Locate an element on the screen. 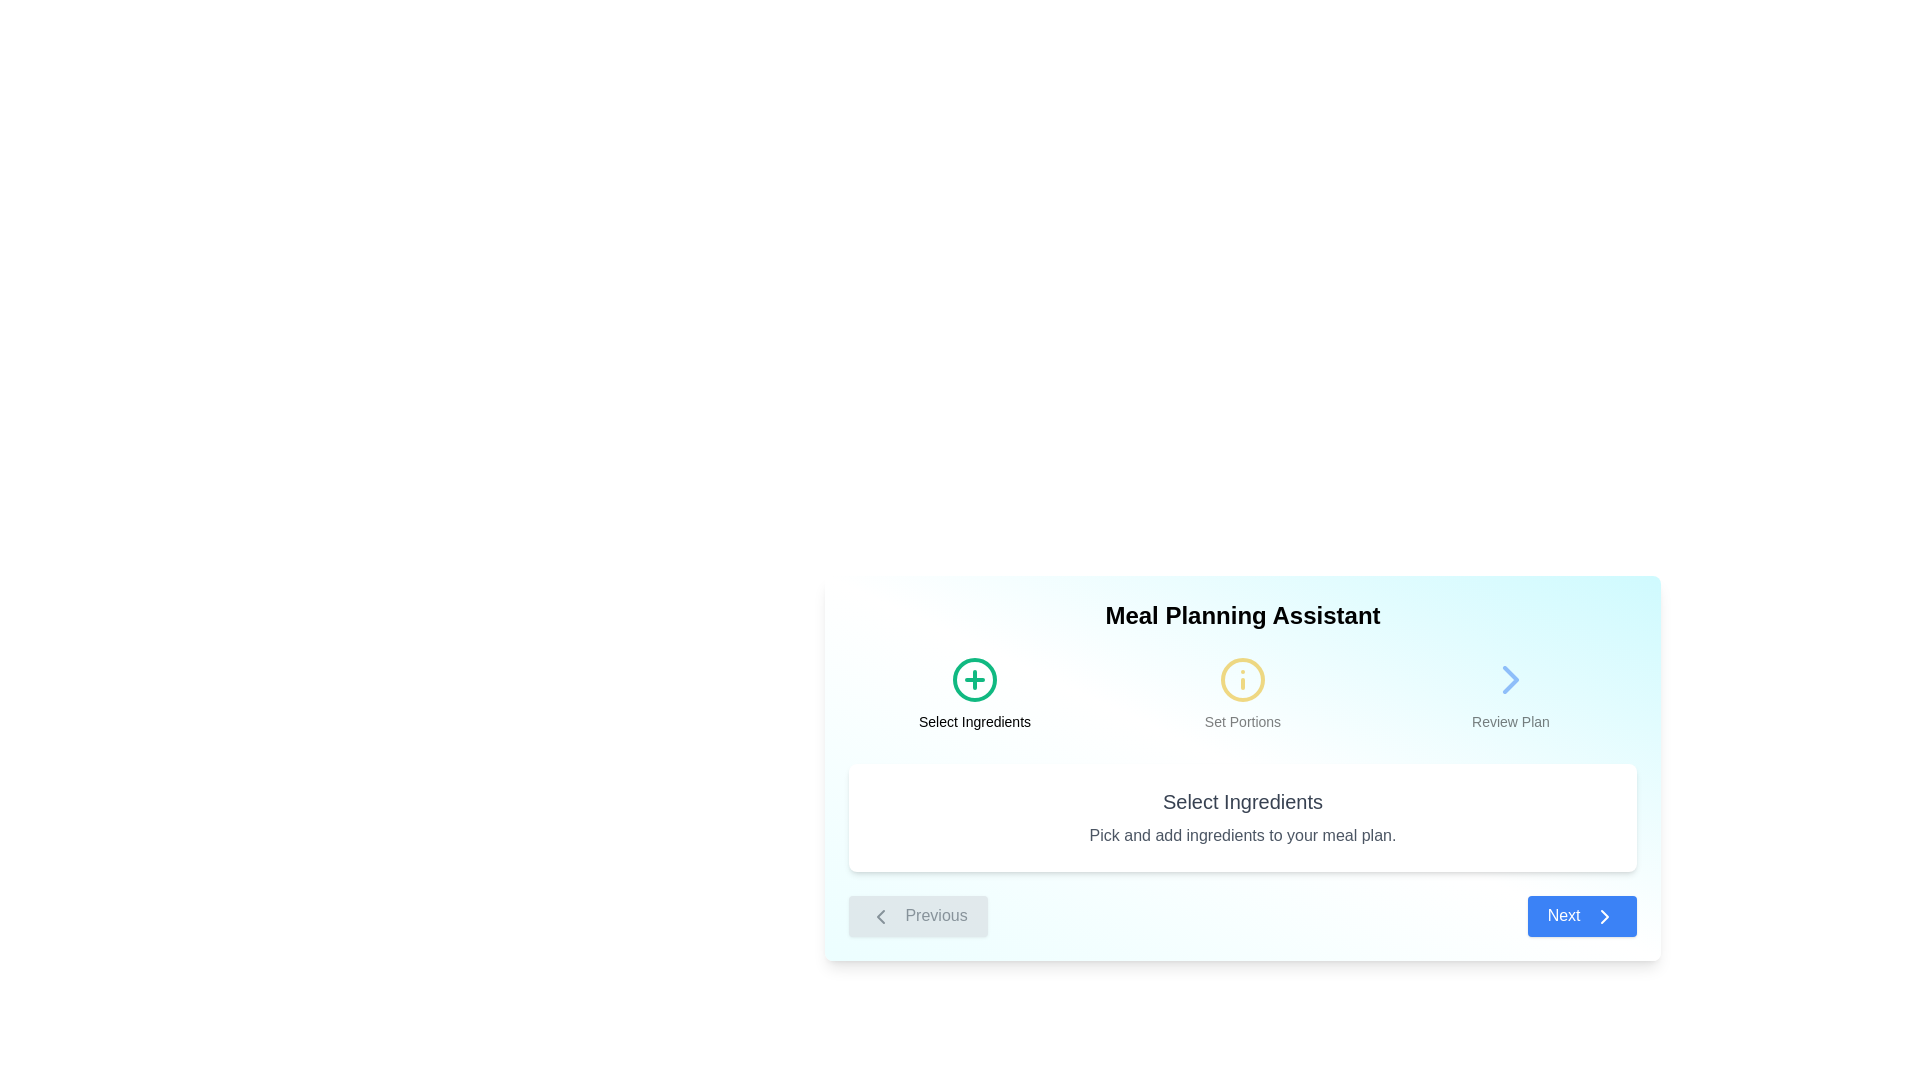 This screenshot has width=1920, height=1080. the chevron-right icon, which is a small rightward-pointing triangular arrow located in the bottom-right corner of the 'Meal Planning Assistant' dialog box and is part of the 'Next' button is located at coordinates (1604, 915).